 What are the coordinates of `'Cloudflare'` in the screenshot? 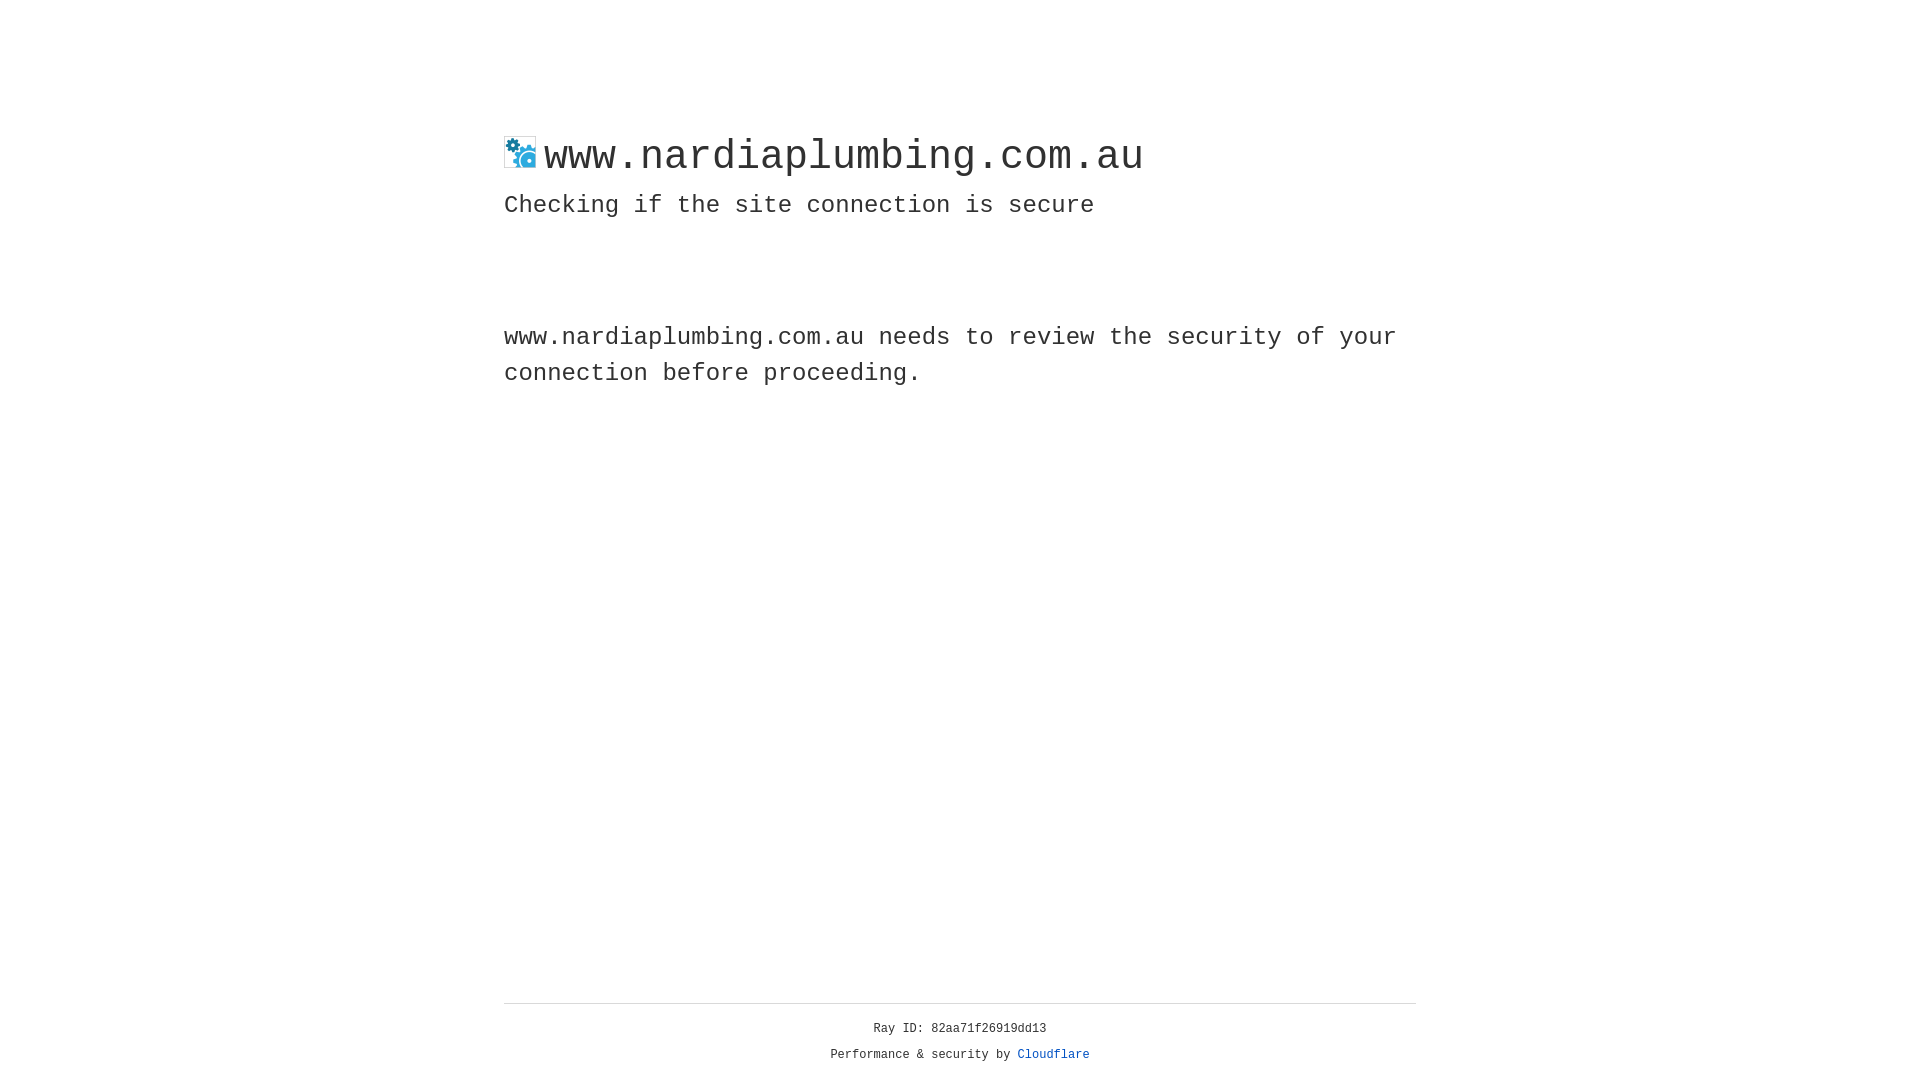 It's located at (1053, 1054).